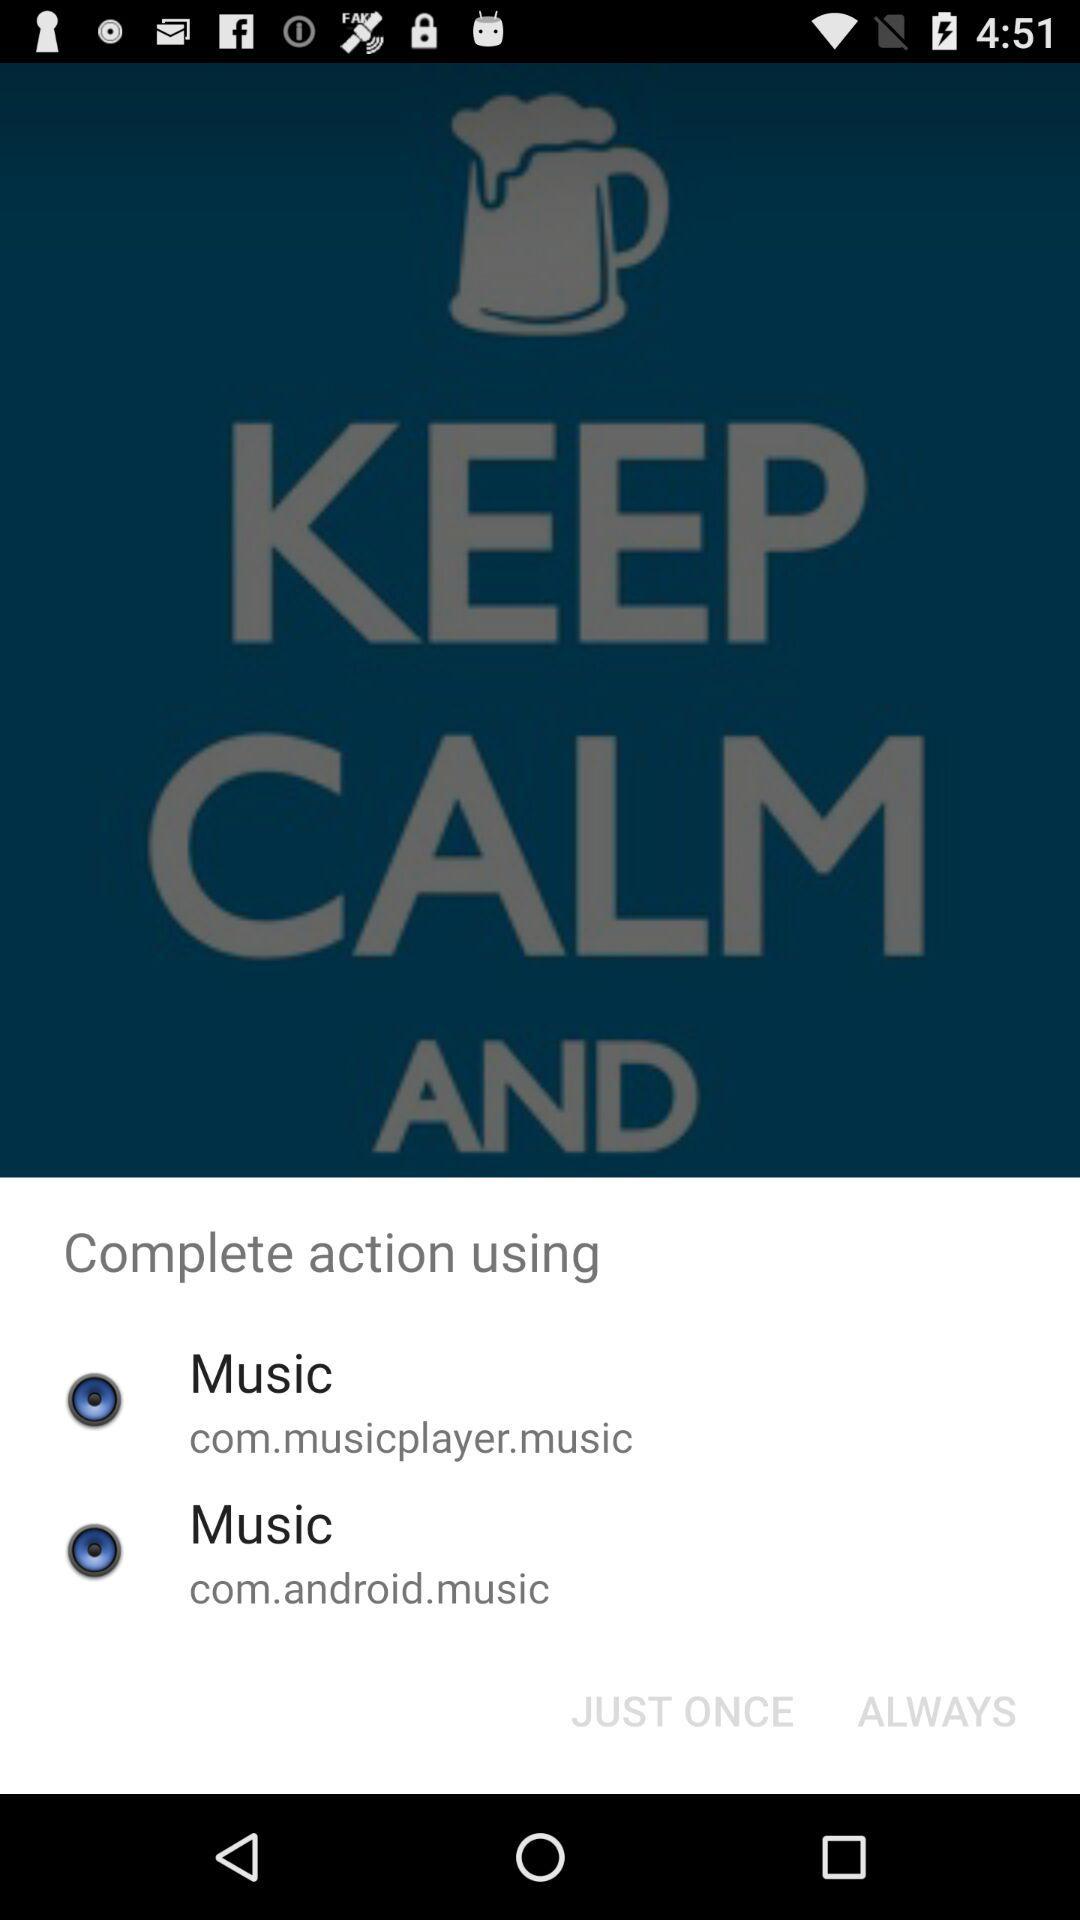 Image resolution: width=1080 pixels, height=1920 pixels. I want to click on the button at the bottom right corner, so click(937, 1708).